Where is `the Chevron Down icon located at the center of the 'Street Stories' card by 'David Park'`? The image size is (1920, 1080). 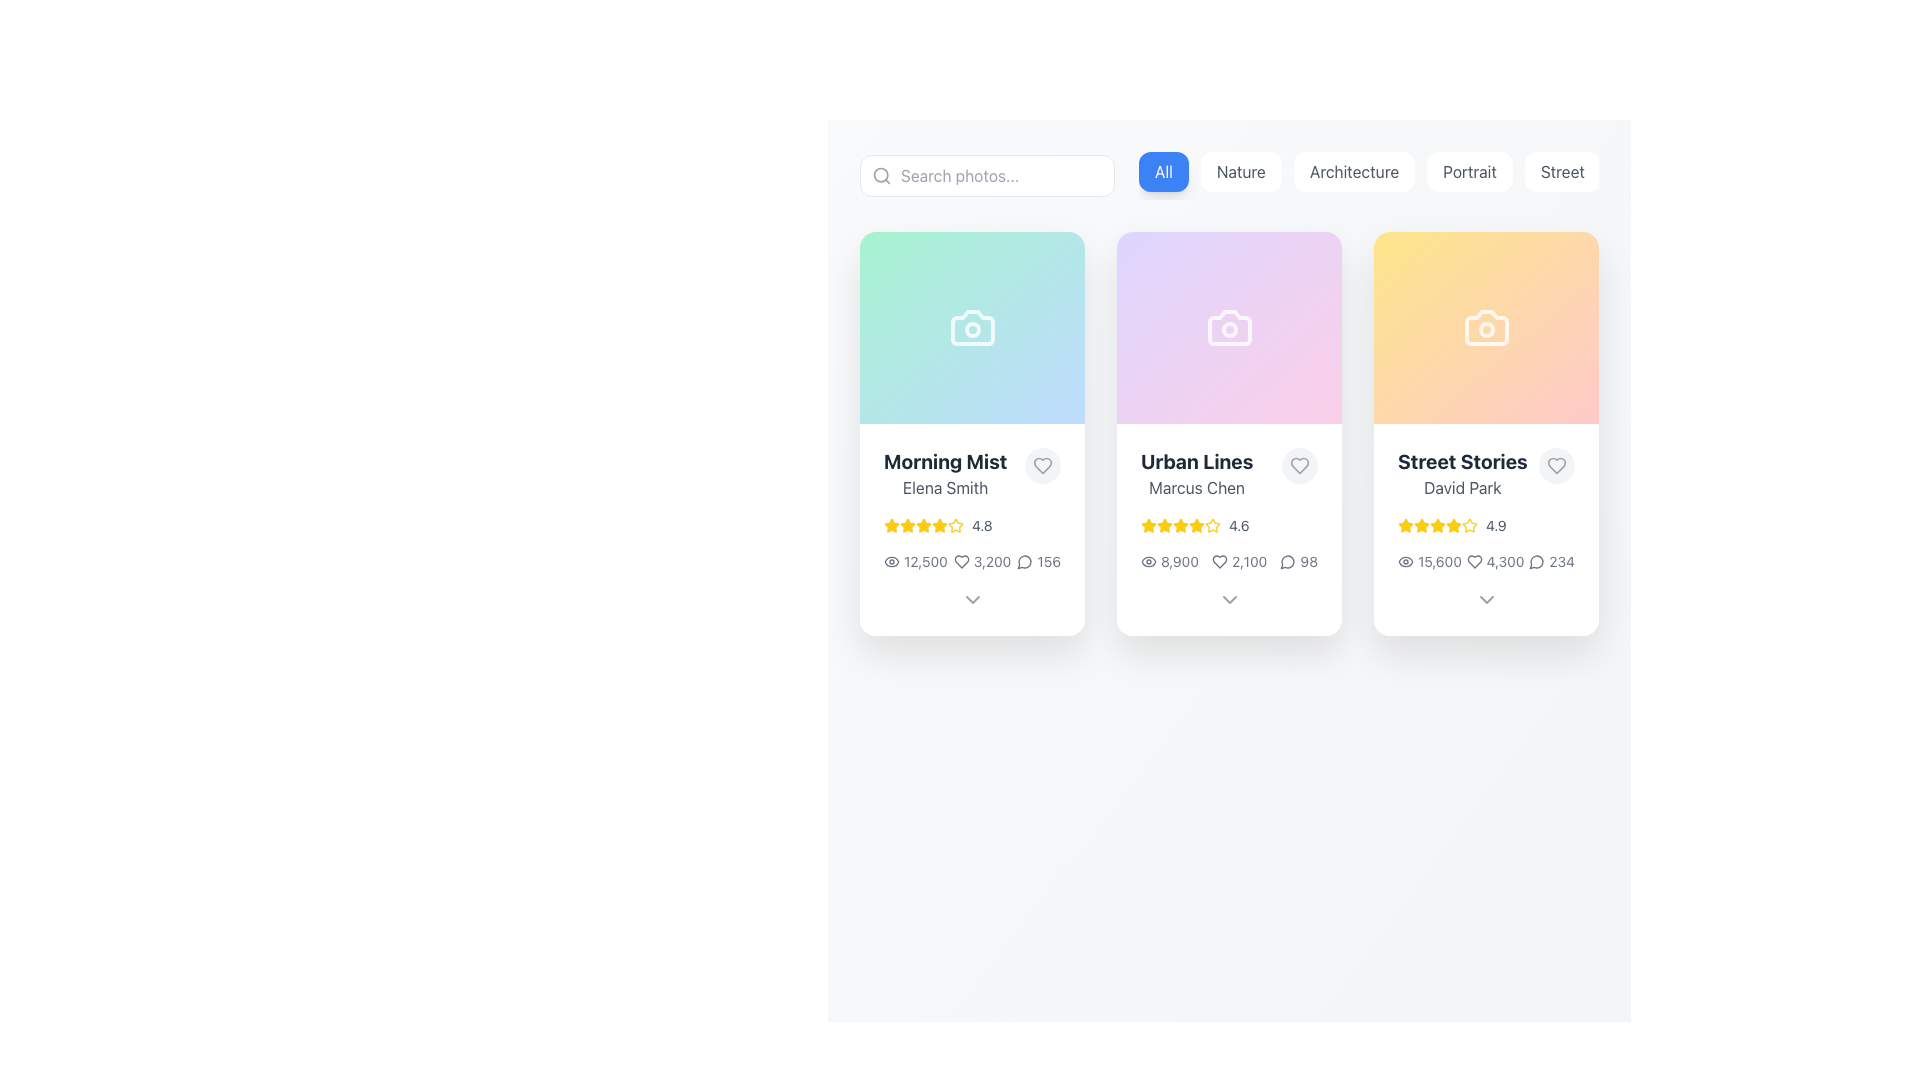 the Chevron Down icon located at the center of the 'Street Stories' card by 'David Park' is located at coordinates (1486, 599).